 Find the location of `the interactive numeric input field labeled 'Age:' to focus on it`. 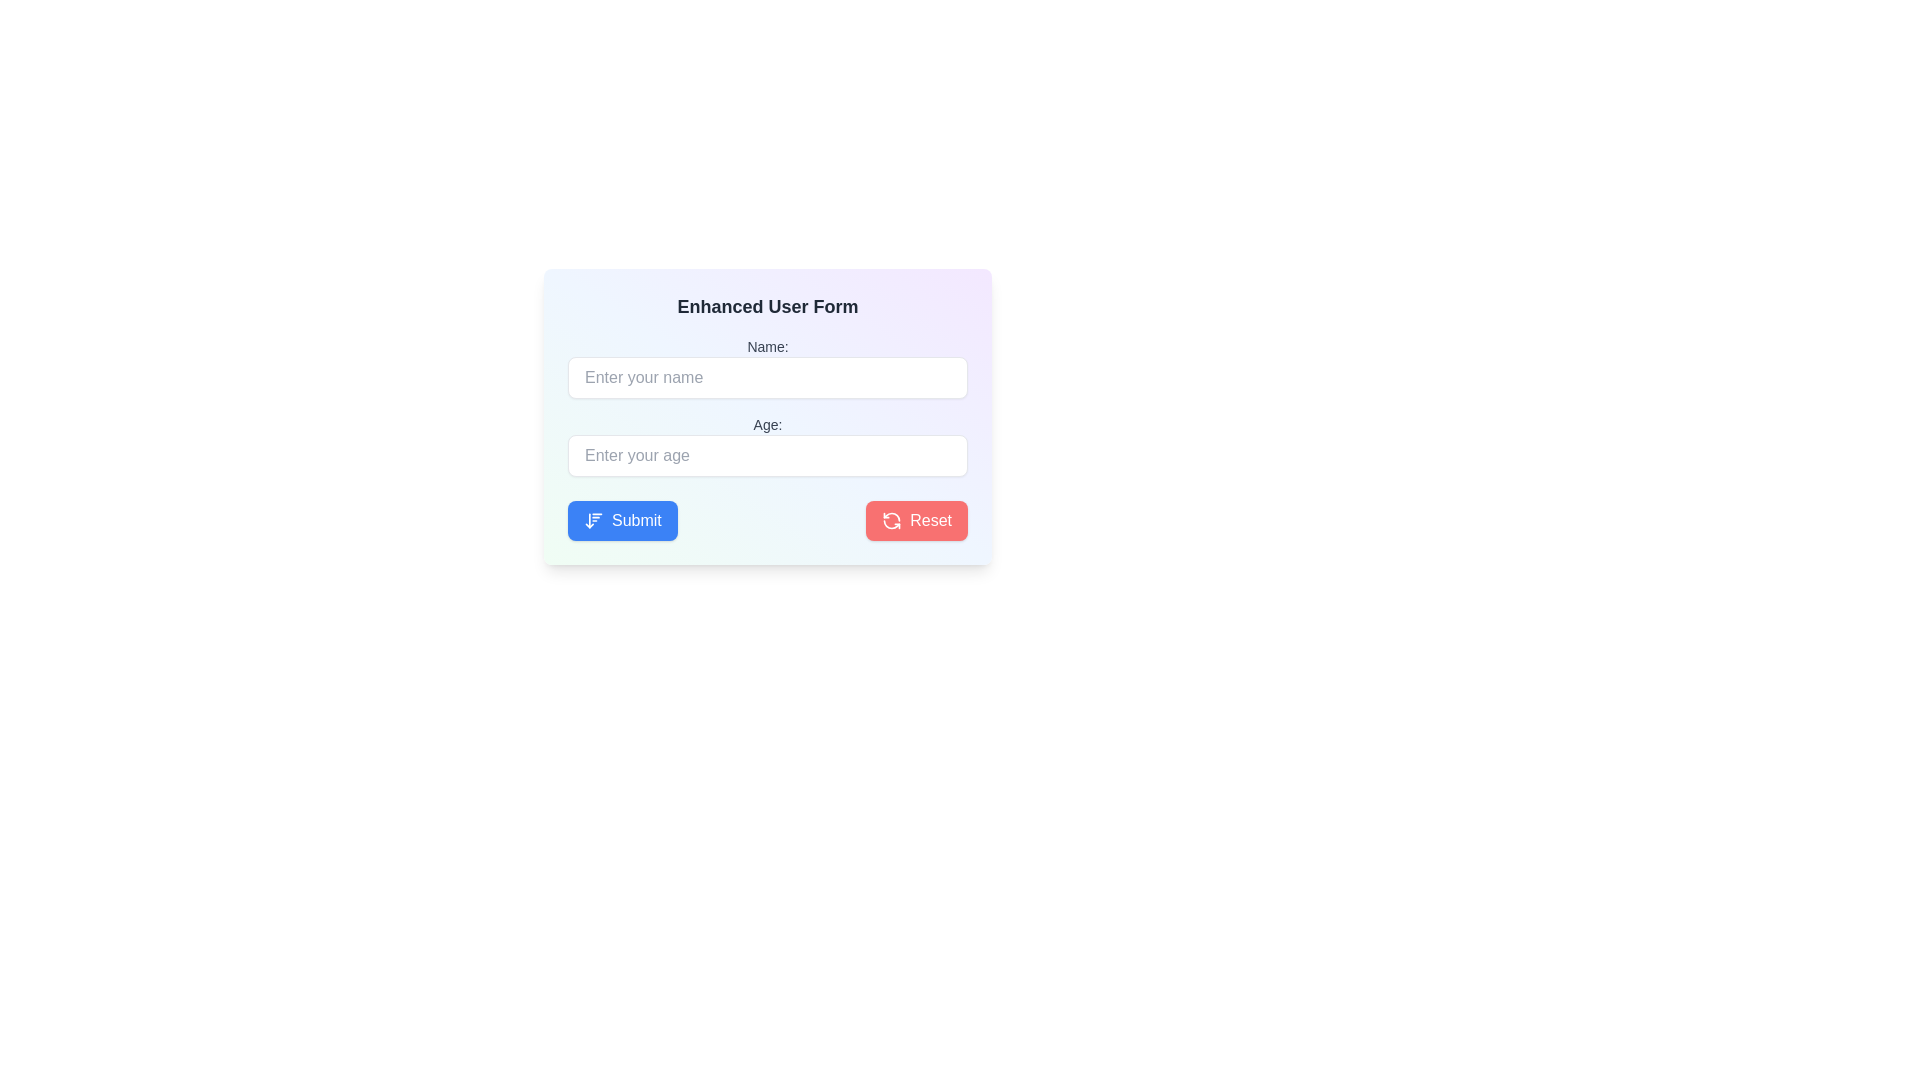

the interactive numeric input field labeled 'Age:' to focus on it is located at coordinates (767, 445).